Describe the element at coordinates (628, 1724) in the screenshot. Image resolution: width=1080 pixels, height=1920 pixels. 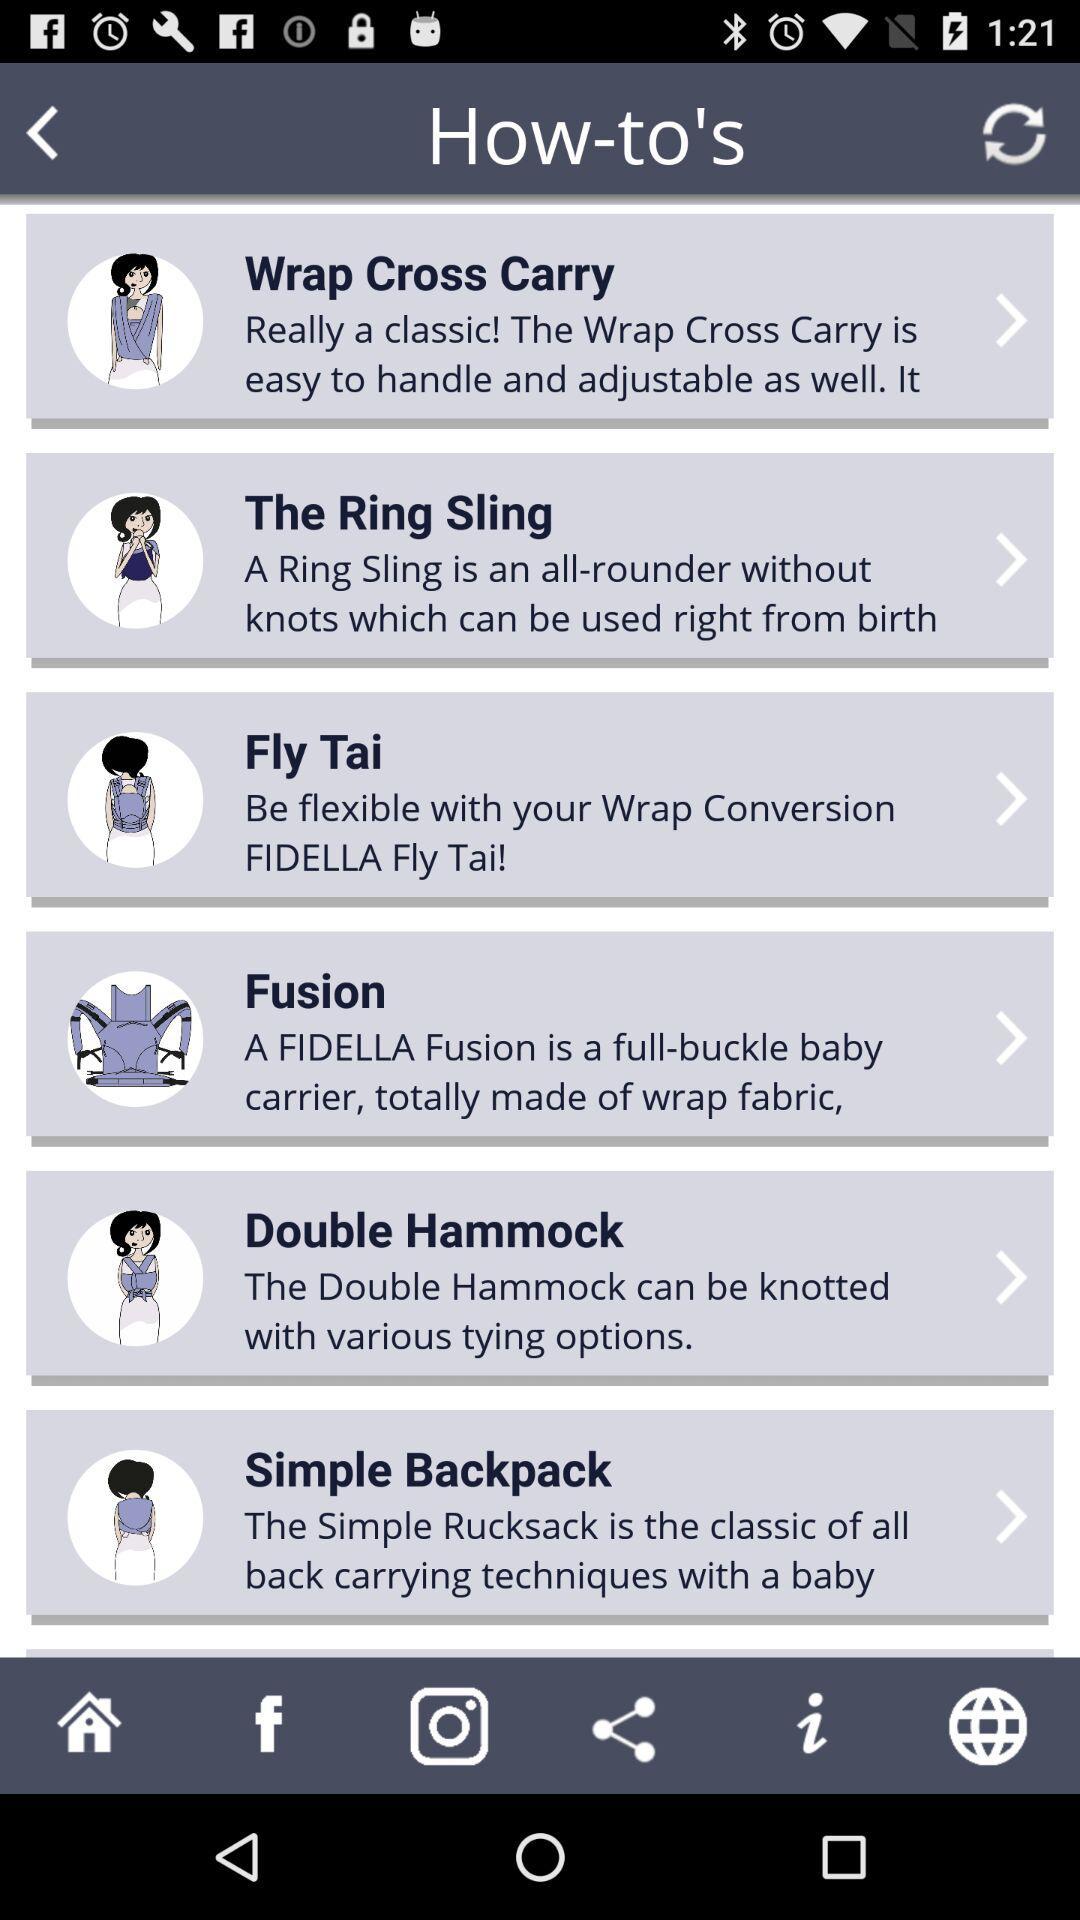
I see `share tutorials` at that location.